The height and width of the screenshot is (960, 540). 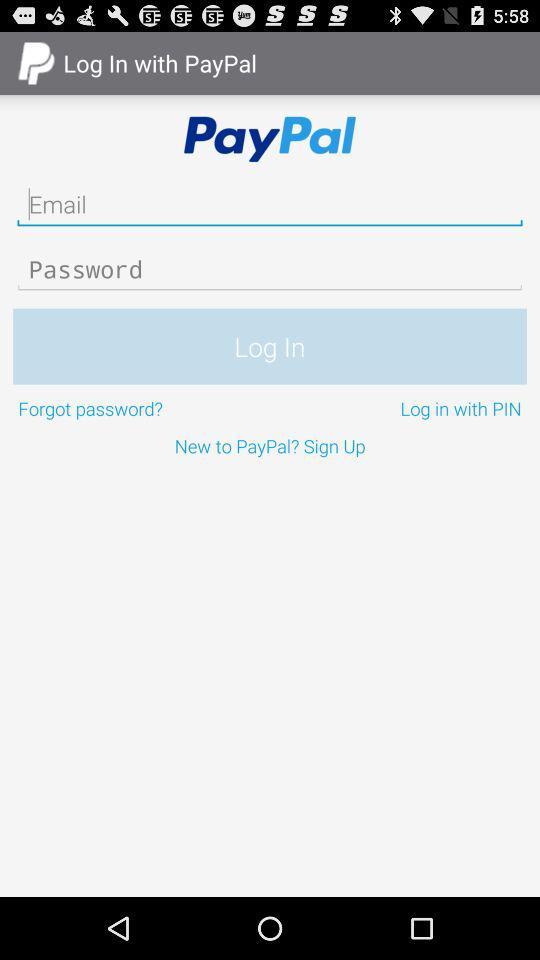 What do you see at coordinates (140, 407) in the screenshot?
I see `icon to the left of the log in with` at bounding box center [140, 407].